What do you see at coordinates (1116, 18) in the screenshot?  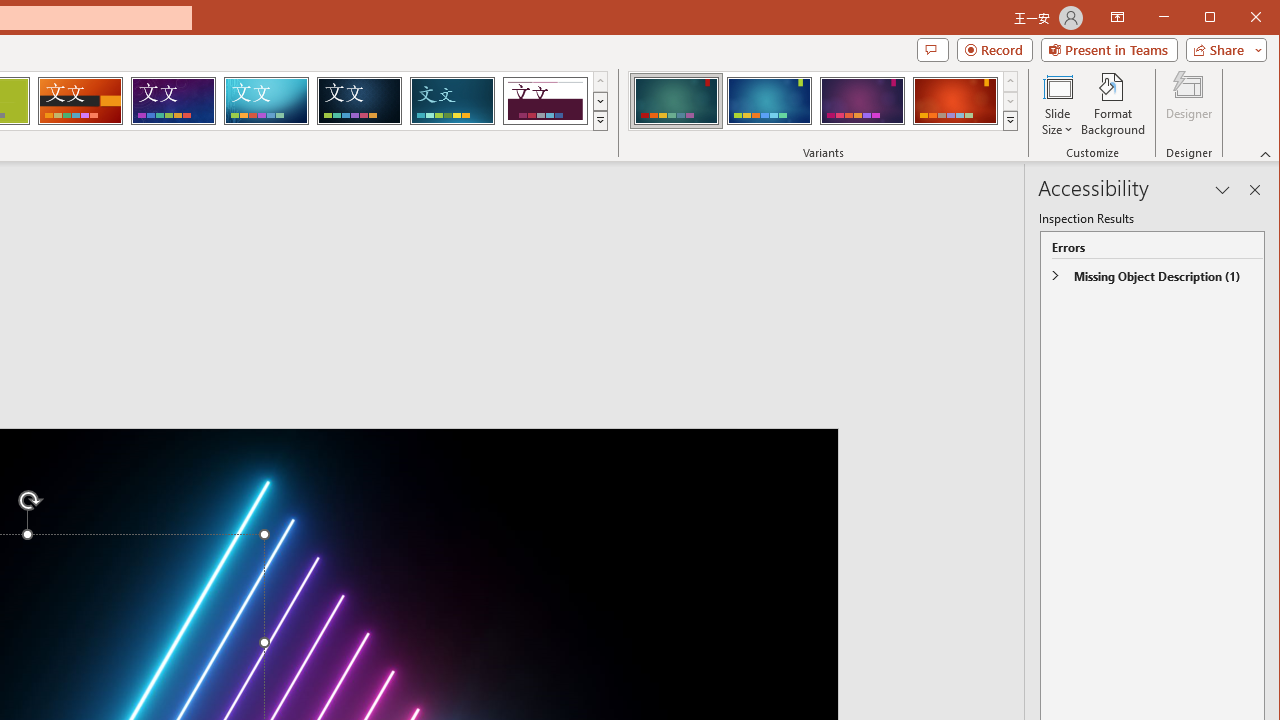 I see `'Ribbon Display Options'` at bounding box center [1116, 18].